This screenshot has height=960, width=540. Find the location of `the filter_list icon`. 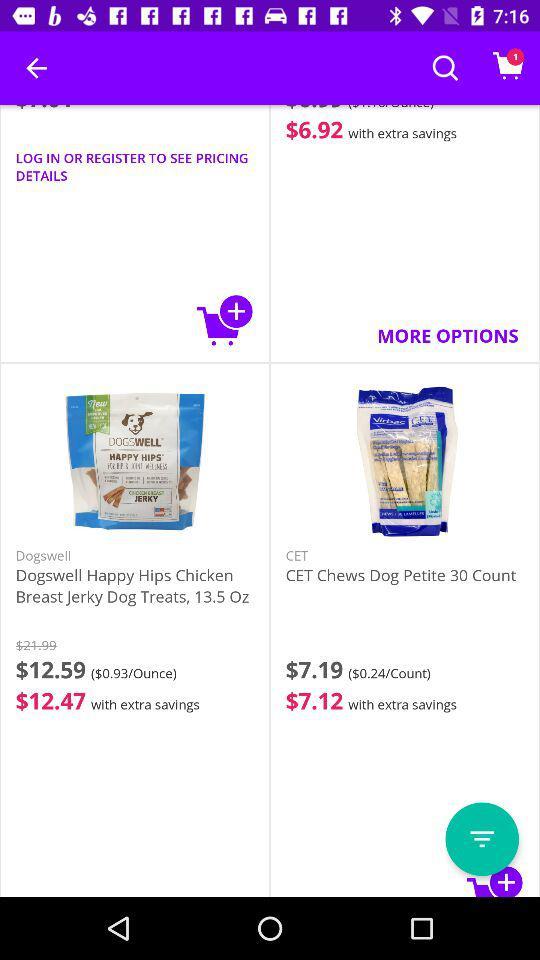

the filter_list icon is located at coordinates (481, 839).